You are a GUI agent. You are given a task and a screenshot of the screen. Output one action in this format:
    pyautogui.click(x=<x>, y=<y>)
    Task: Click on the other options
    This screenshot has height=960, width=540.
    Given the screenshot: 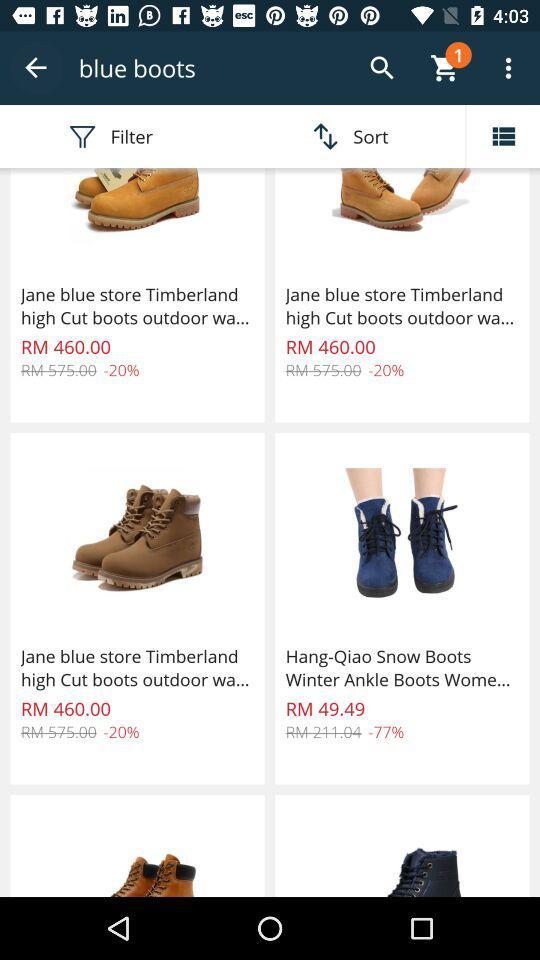 What is the action you would take?
    pyautogui.click(x=502, y=135)
    